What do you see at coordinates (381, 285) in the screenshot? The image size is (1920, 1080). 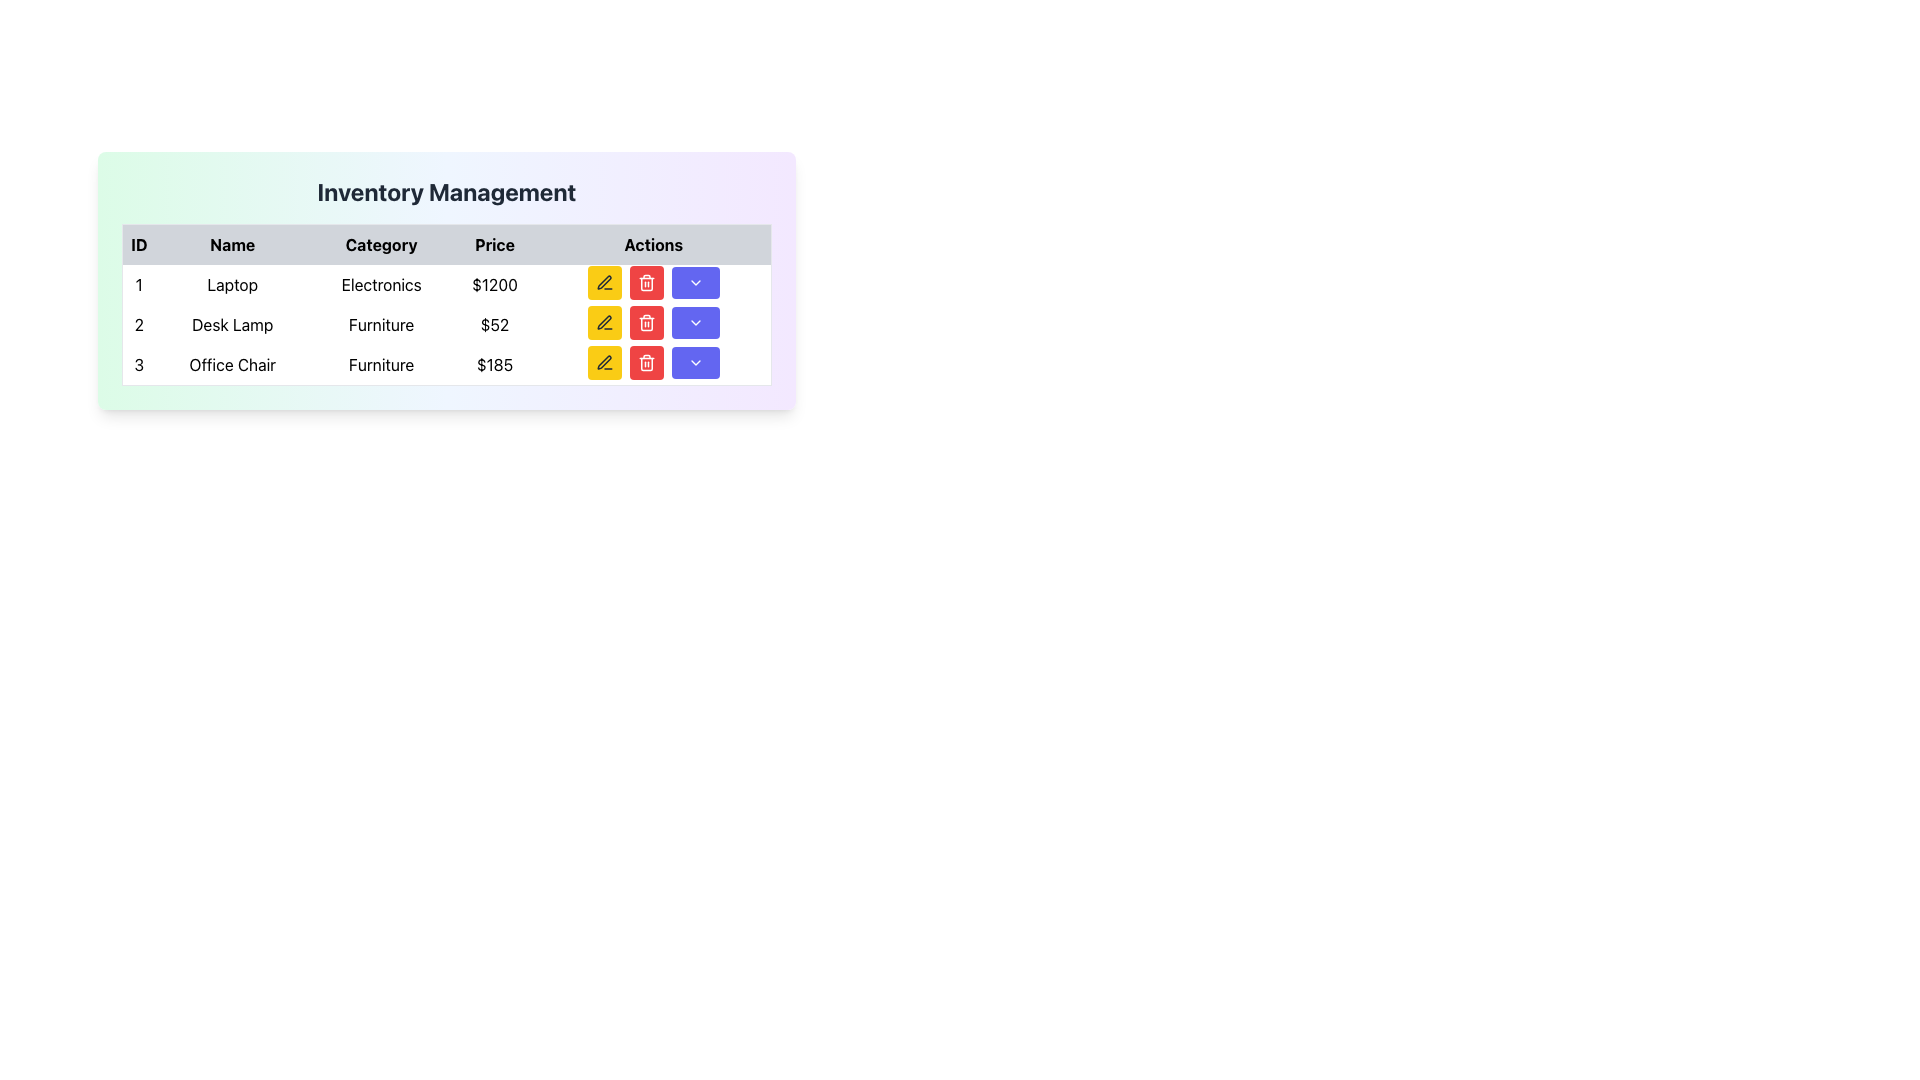 I see `the 'Laptop' category label in the inventory list, which is located in the first row and third column of the table` at bounding box center [381, 285].